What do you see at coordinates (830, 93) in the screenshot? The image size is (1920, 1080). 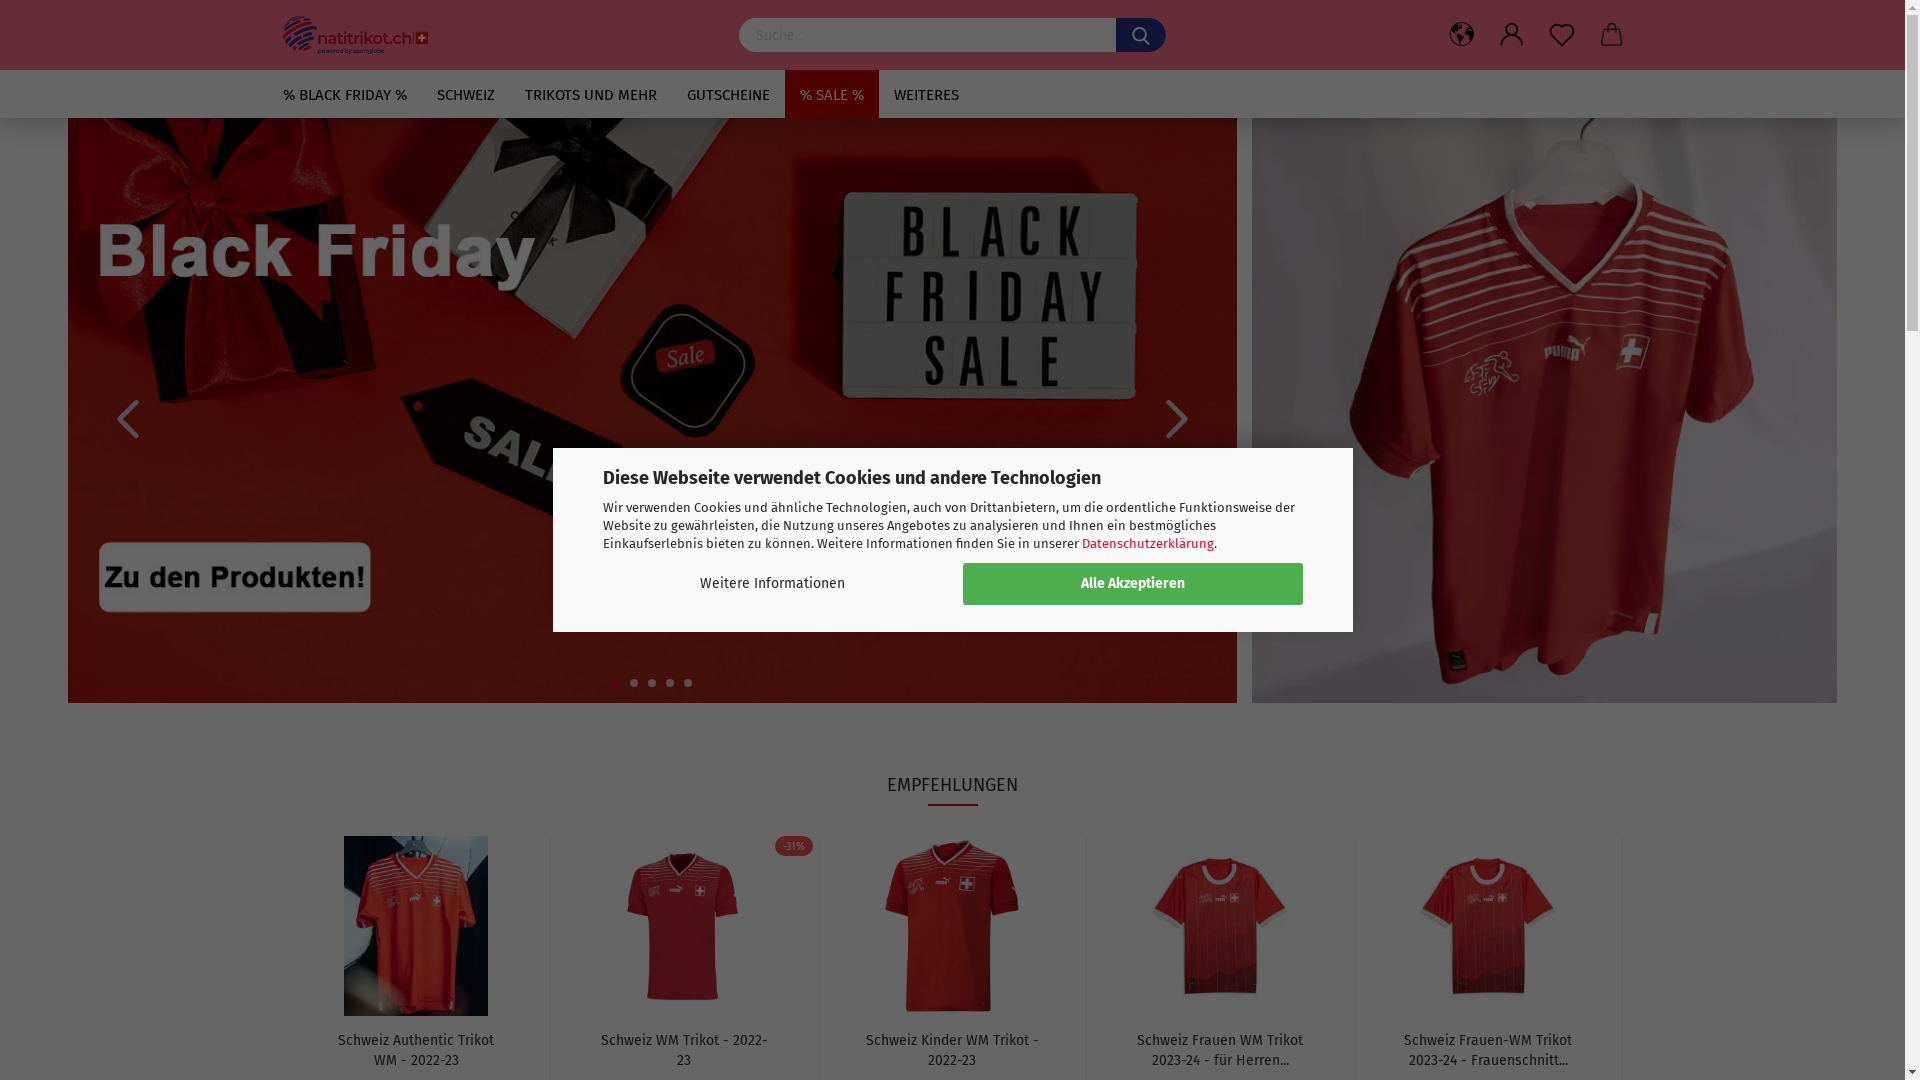 I see `'% SALE %'` at bounding box center [830, 93].